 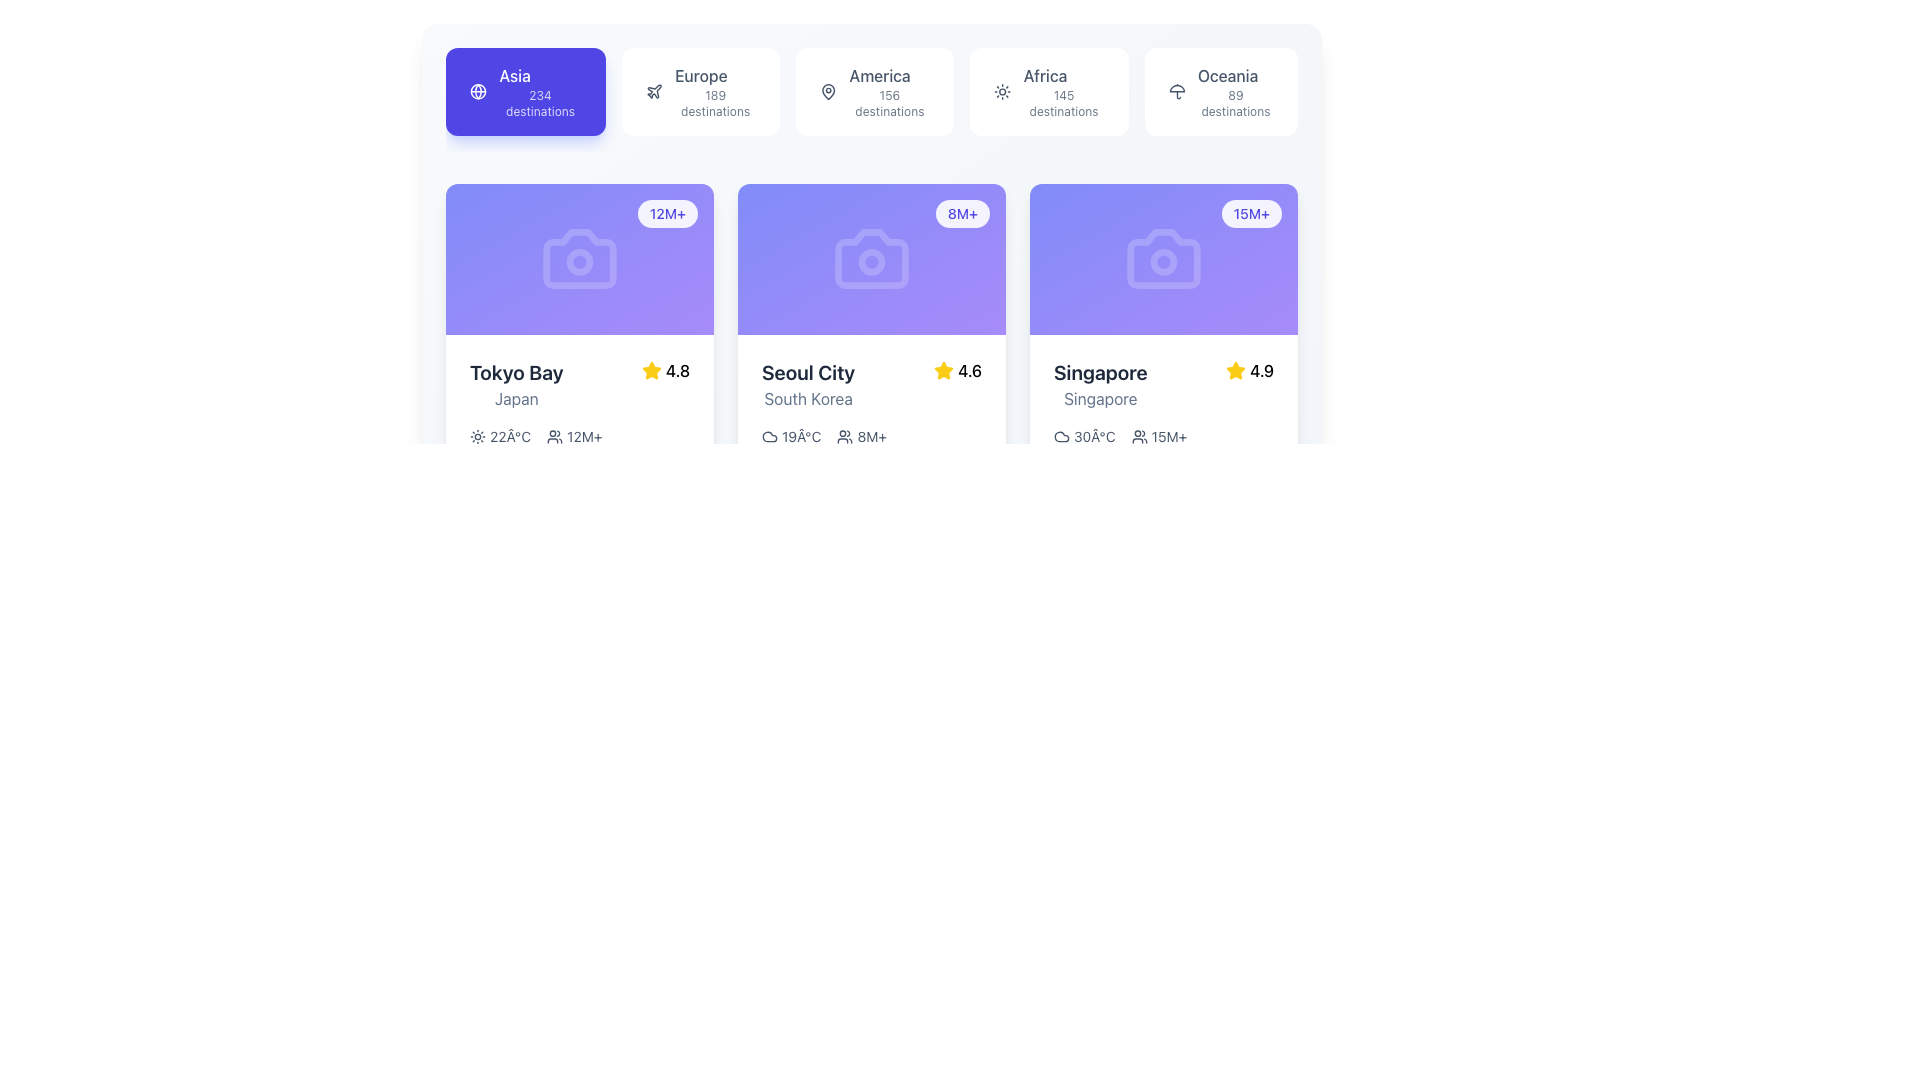 What do you see at coordinates (1083, 435) in the screenshot?
I see `the temperature indicator element displaying '30°C' with a cloud icon, located in the bottom section of the 'Singapore' card` at bounding box center [1083, 435].